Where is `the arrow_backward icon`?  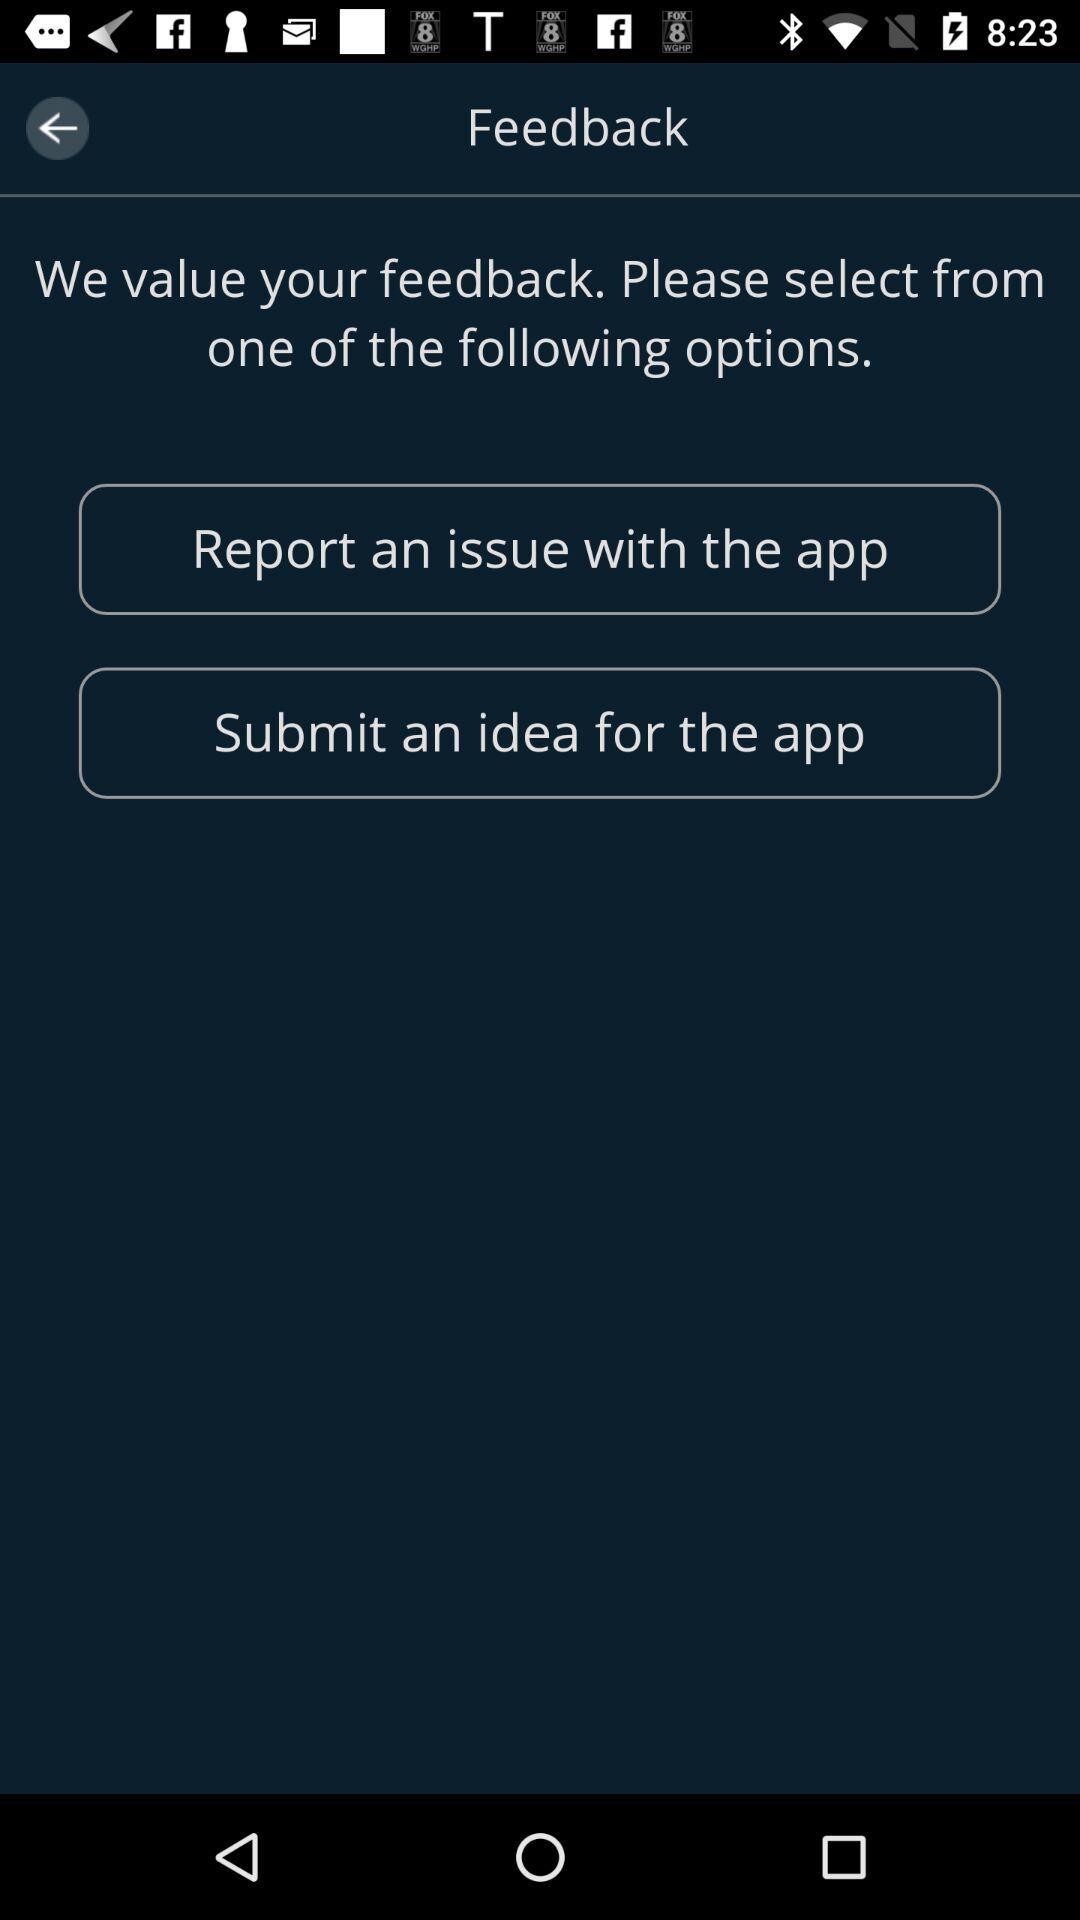
the arrow_backward icon is located at coordinates (56, 127).